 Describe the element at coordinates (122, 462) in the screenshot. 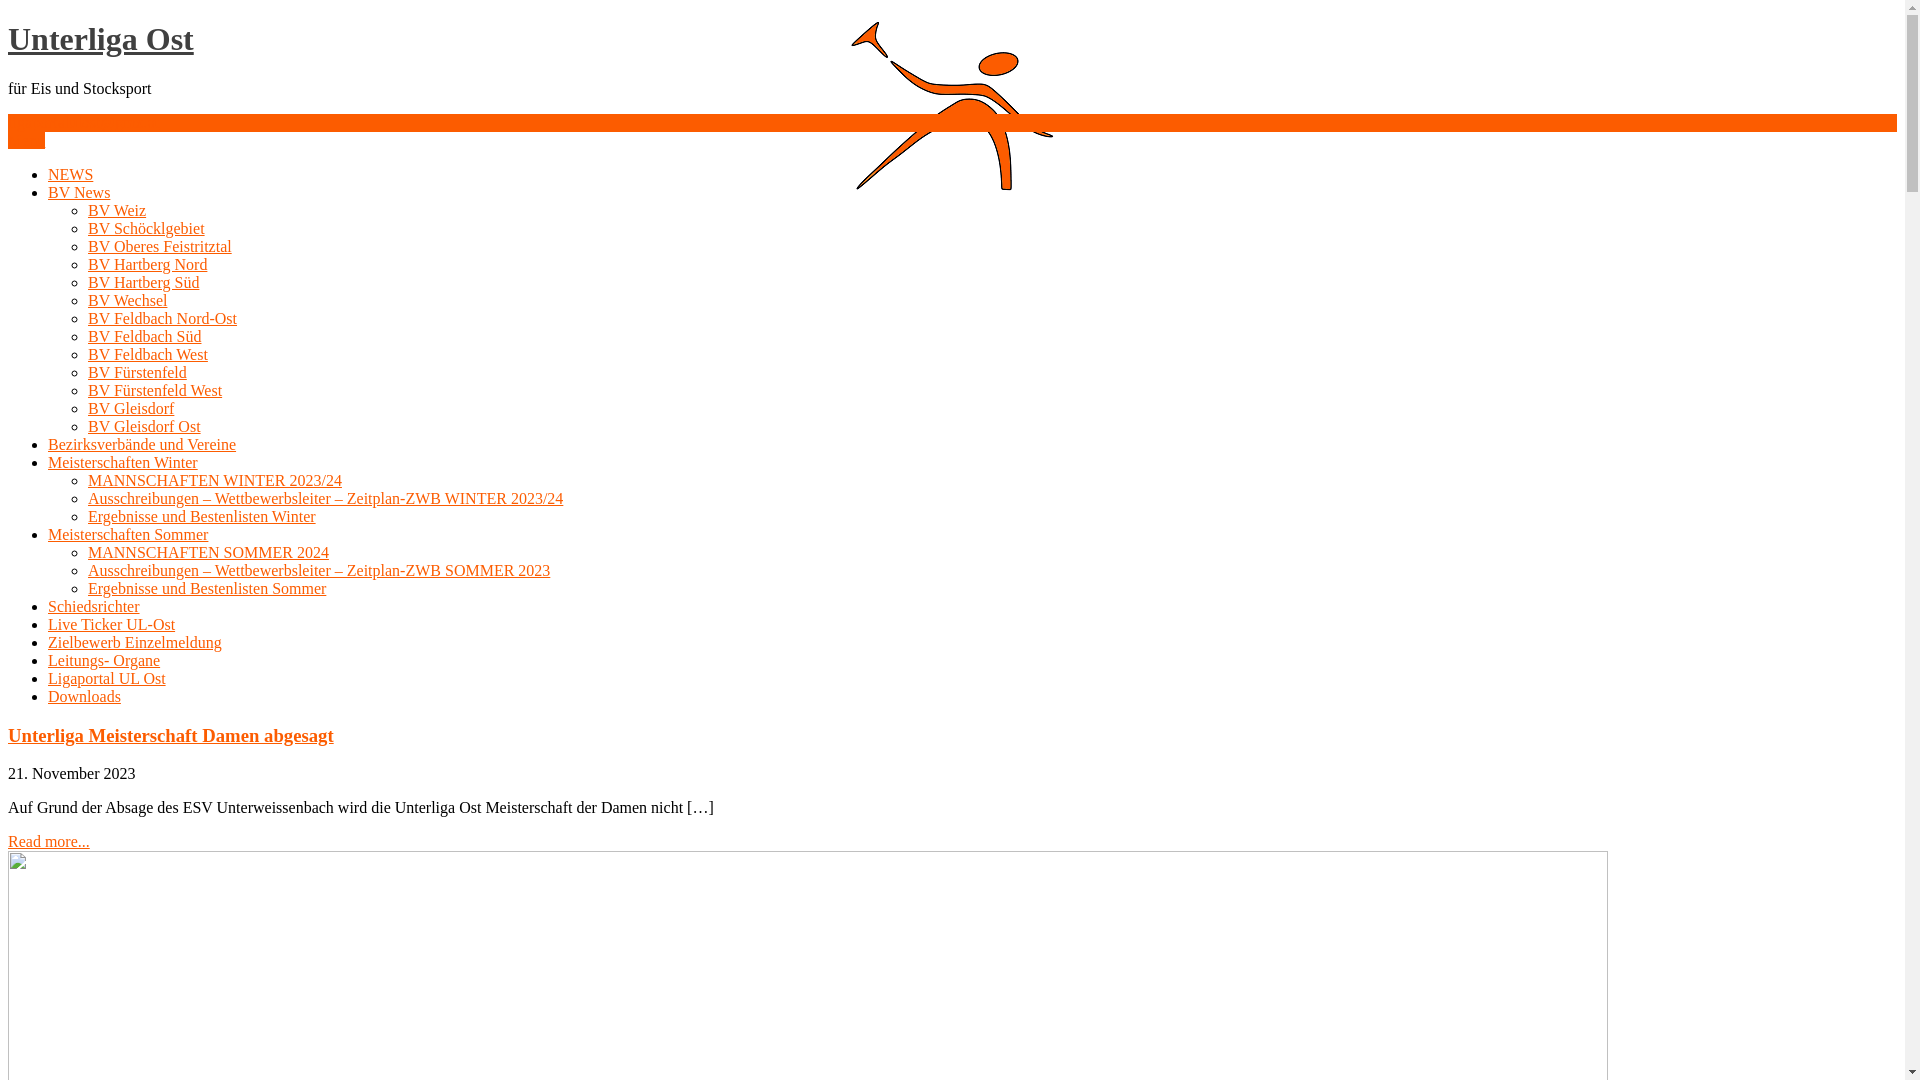

I see `'Meisterschaften Winter'` at that location.